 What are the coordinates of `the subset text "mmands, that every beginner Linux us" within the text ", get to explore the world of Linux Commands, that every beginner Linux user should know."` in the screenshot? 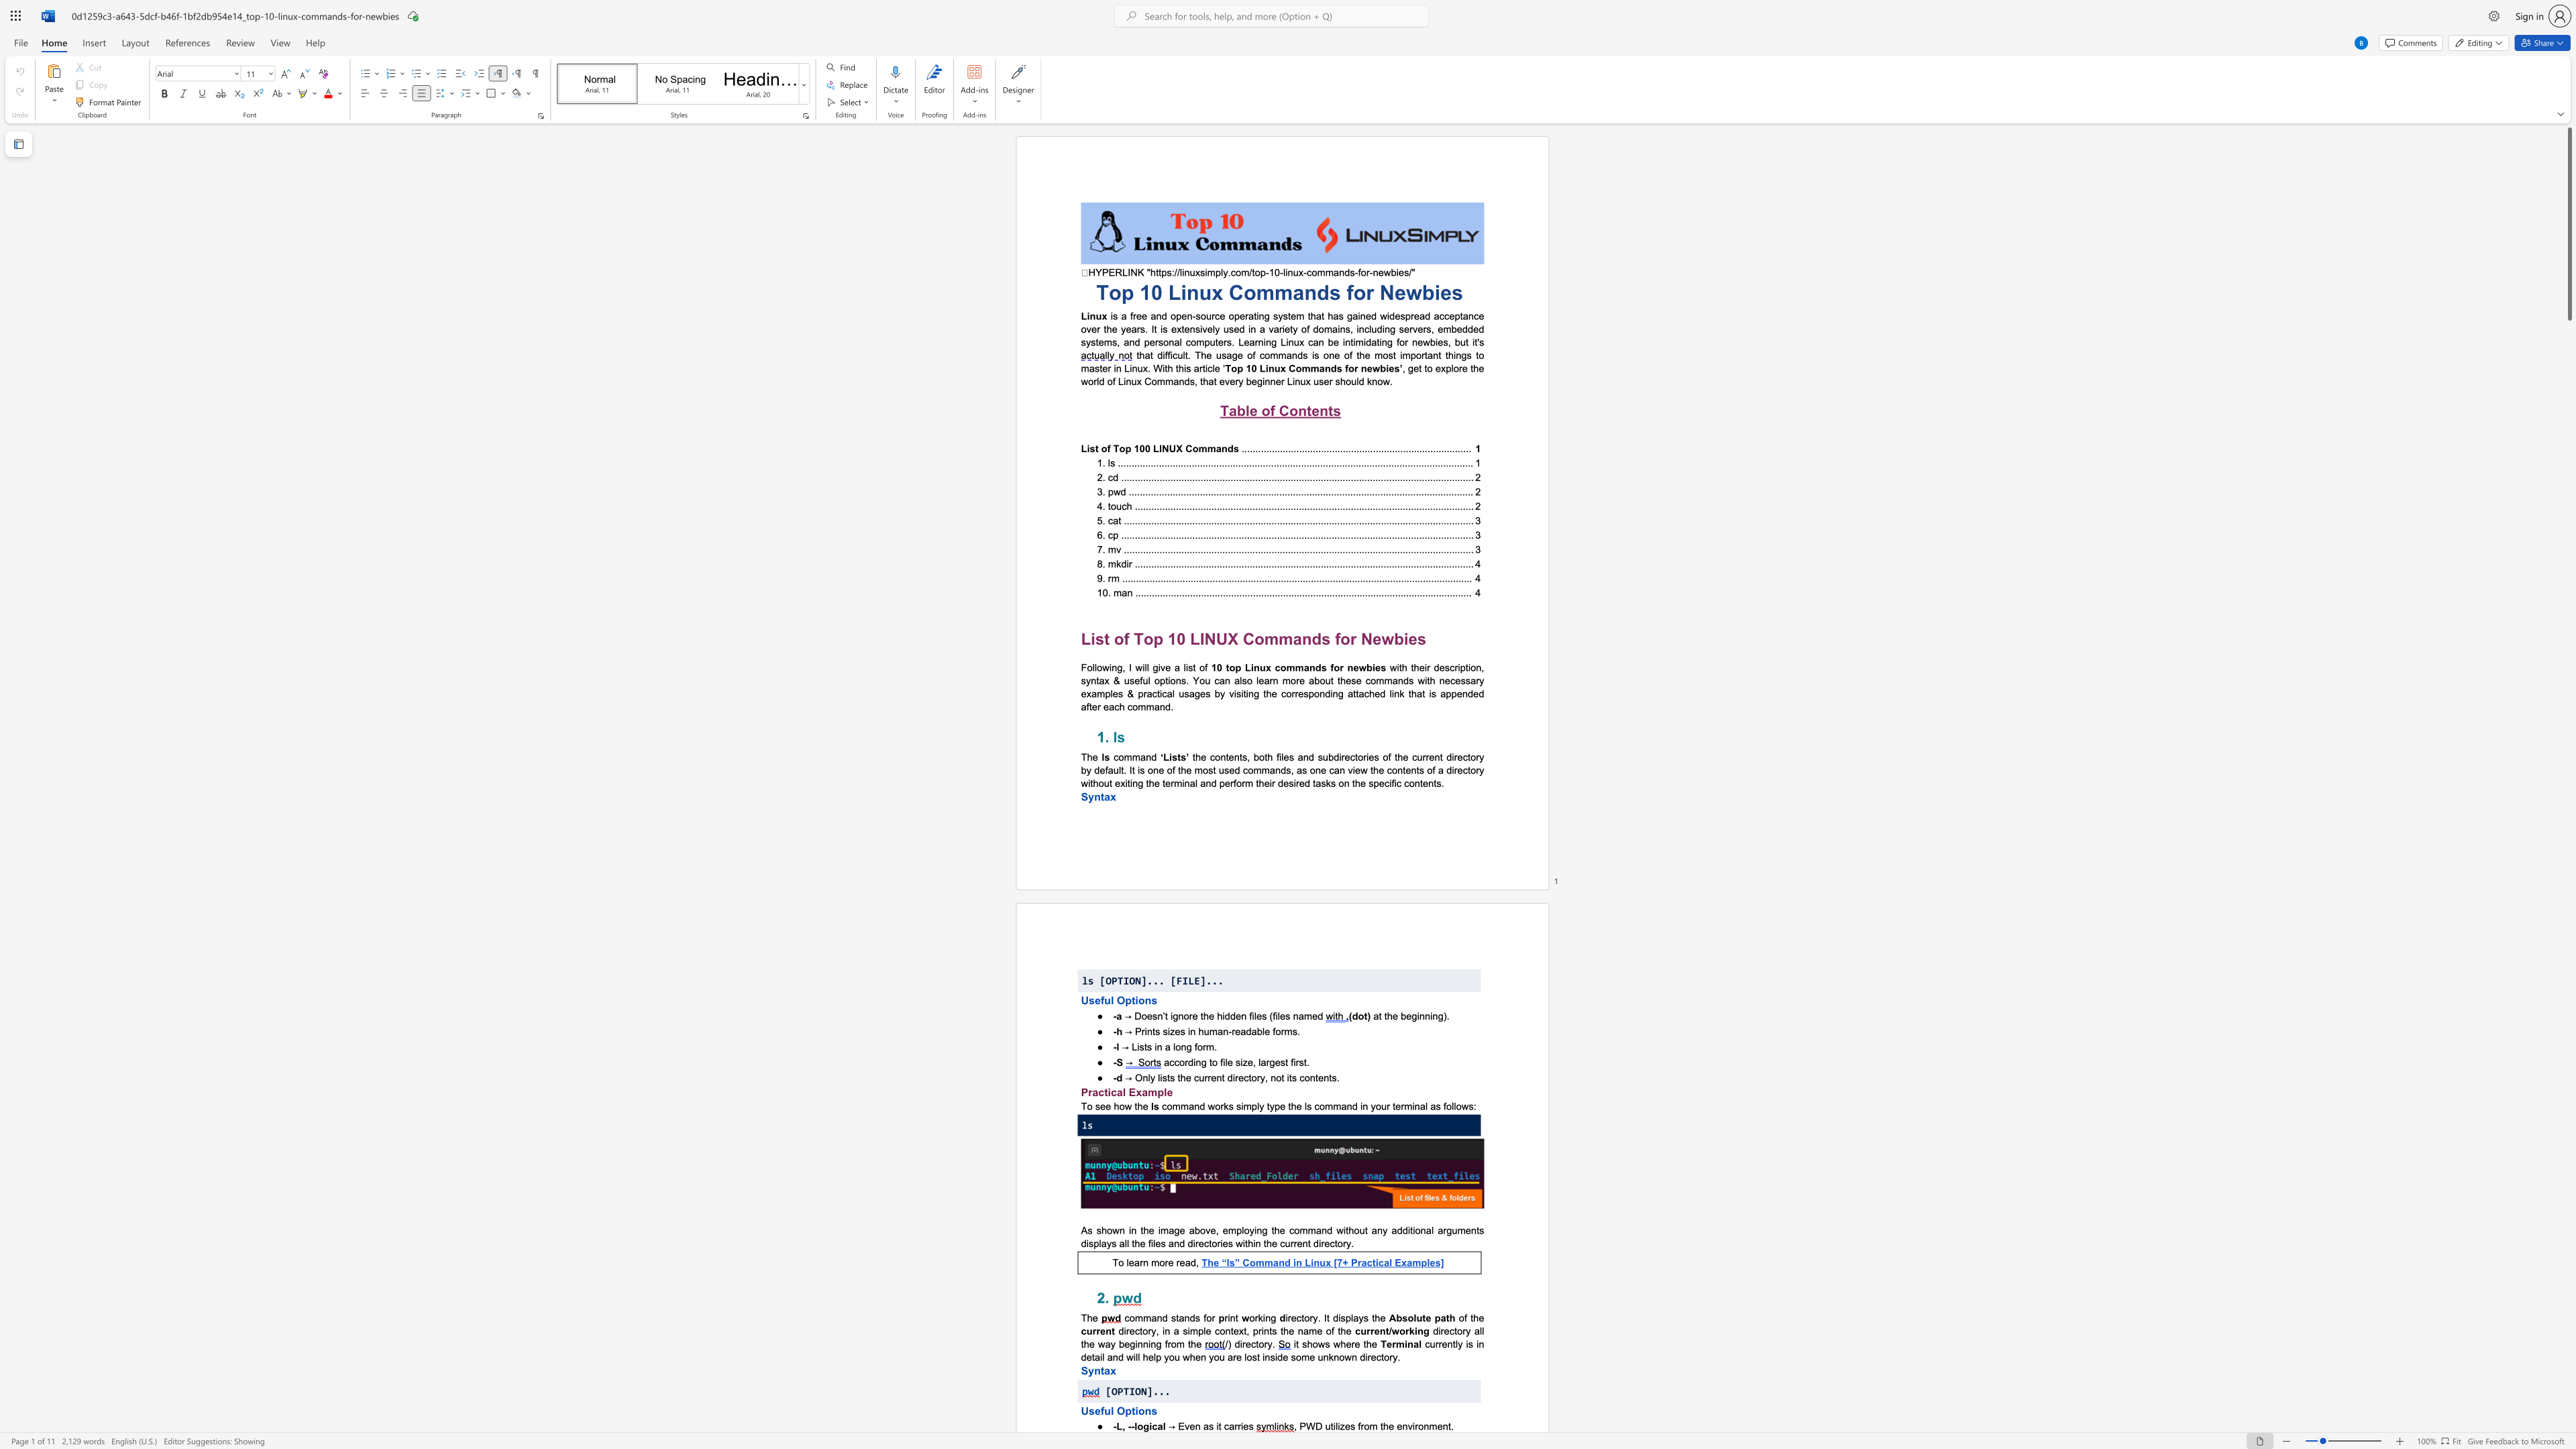 It's located at (1156, 380).